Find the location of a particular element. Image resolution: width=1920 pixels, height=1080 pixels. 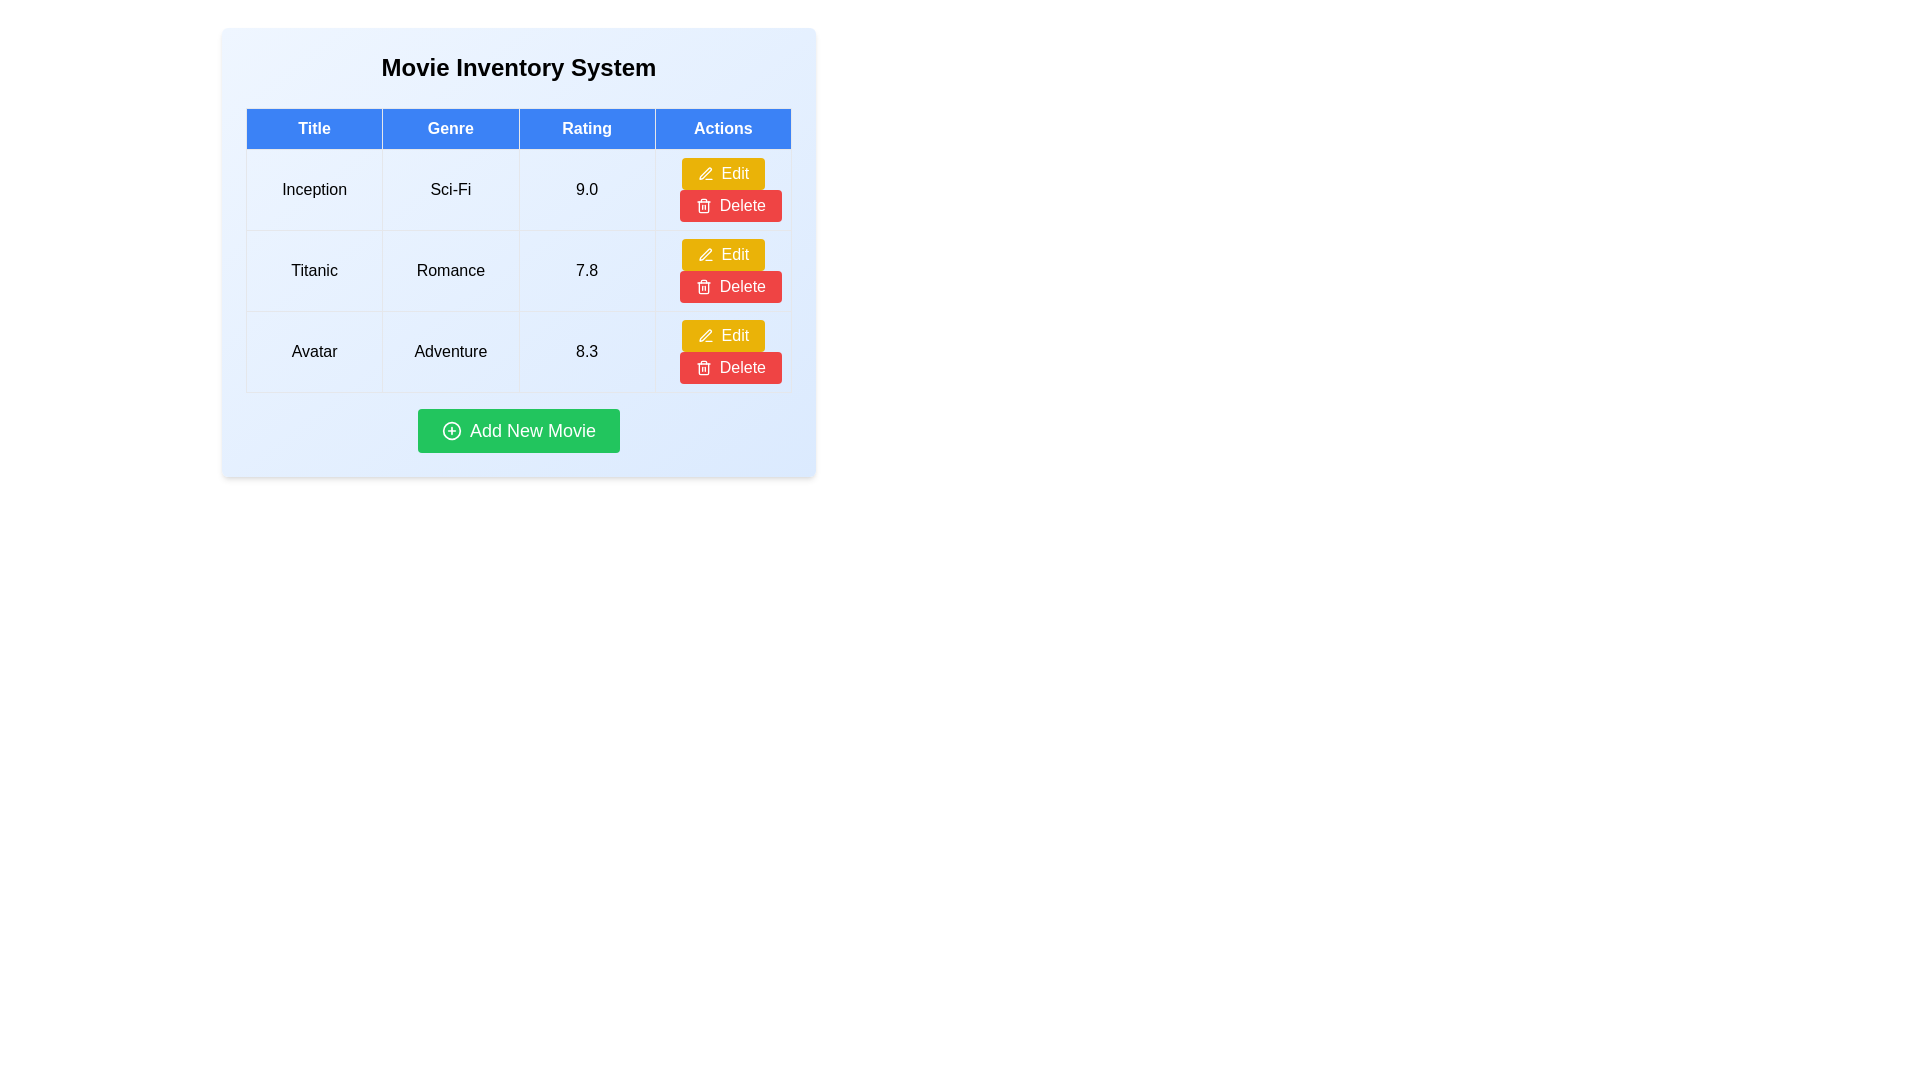

the 'Delete' button with red background and white text located in the 'Actions' column of the second row of the table next to the 'Titanic' movie record to observe hover effects is located at coordinates (729, 286).